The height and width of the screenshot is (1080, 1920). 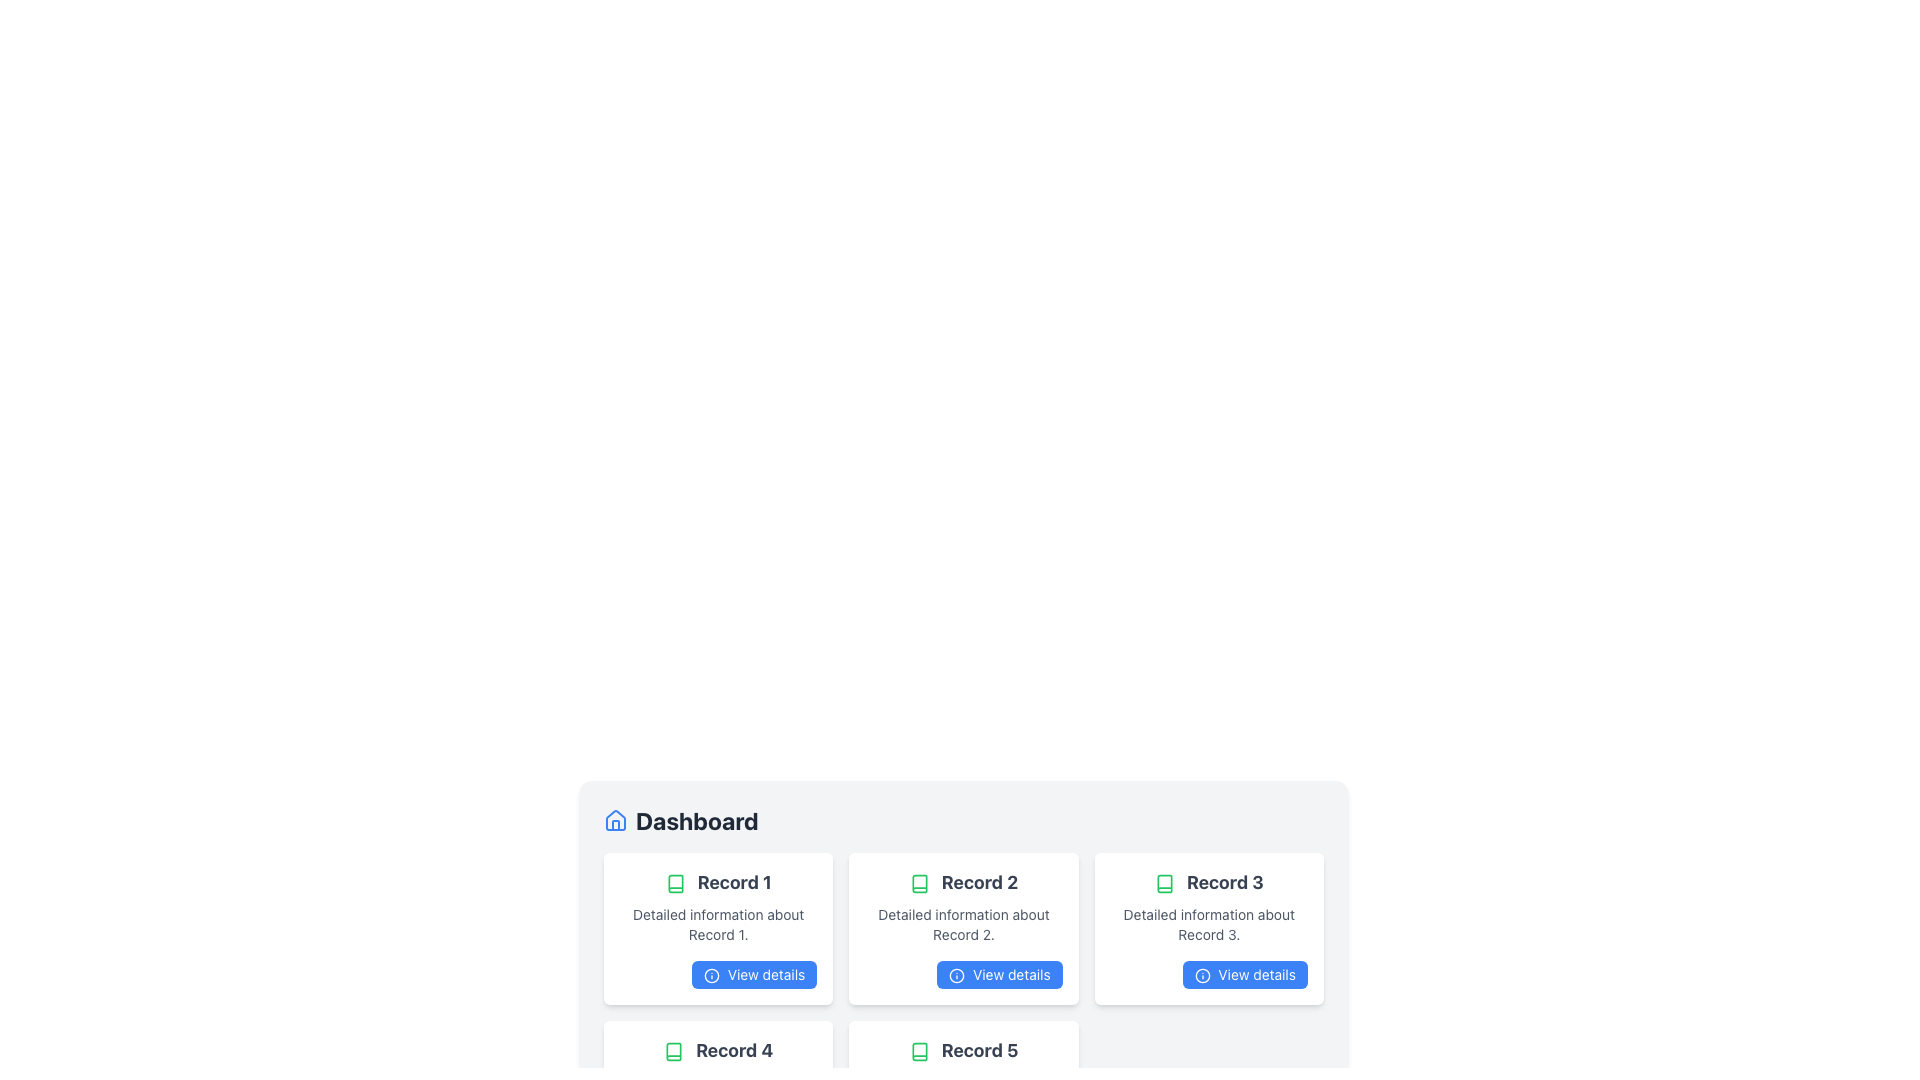 What do you see at coordinates (1208, 882) in the screenshot?
I see `the Text label that serves as the title for the associated card item, located in the top-right card of a grid layout, above the text 'Detailed information about Record 3'` at bounding box center [1208, 882].